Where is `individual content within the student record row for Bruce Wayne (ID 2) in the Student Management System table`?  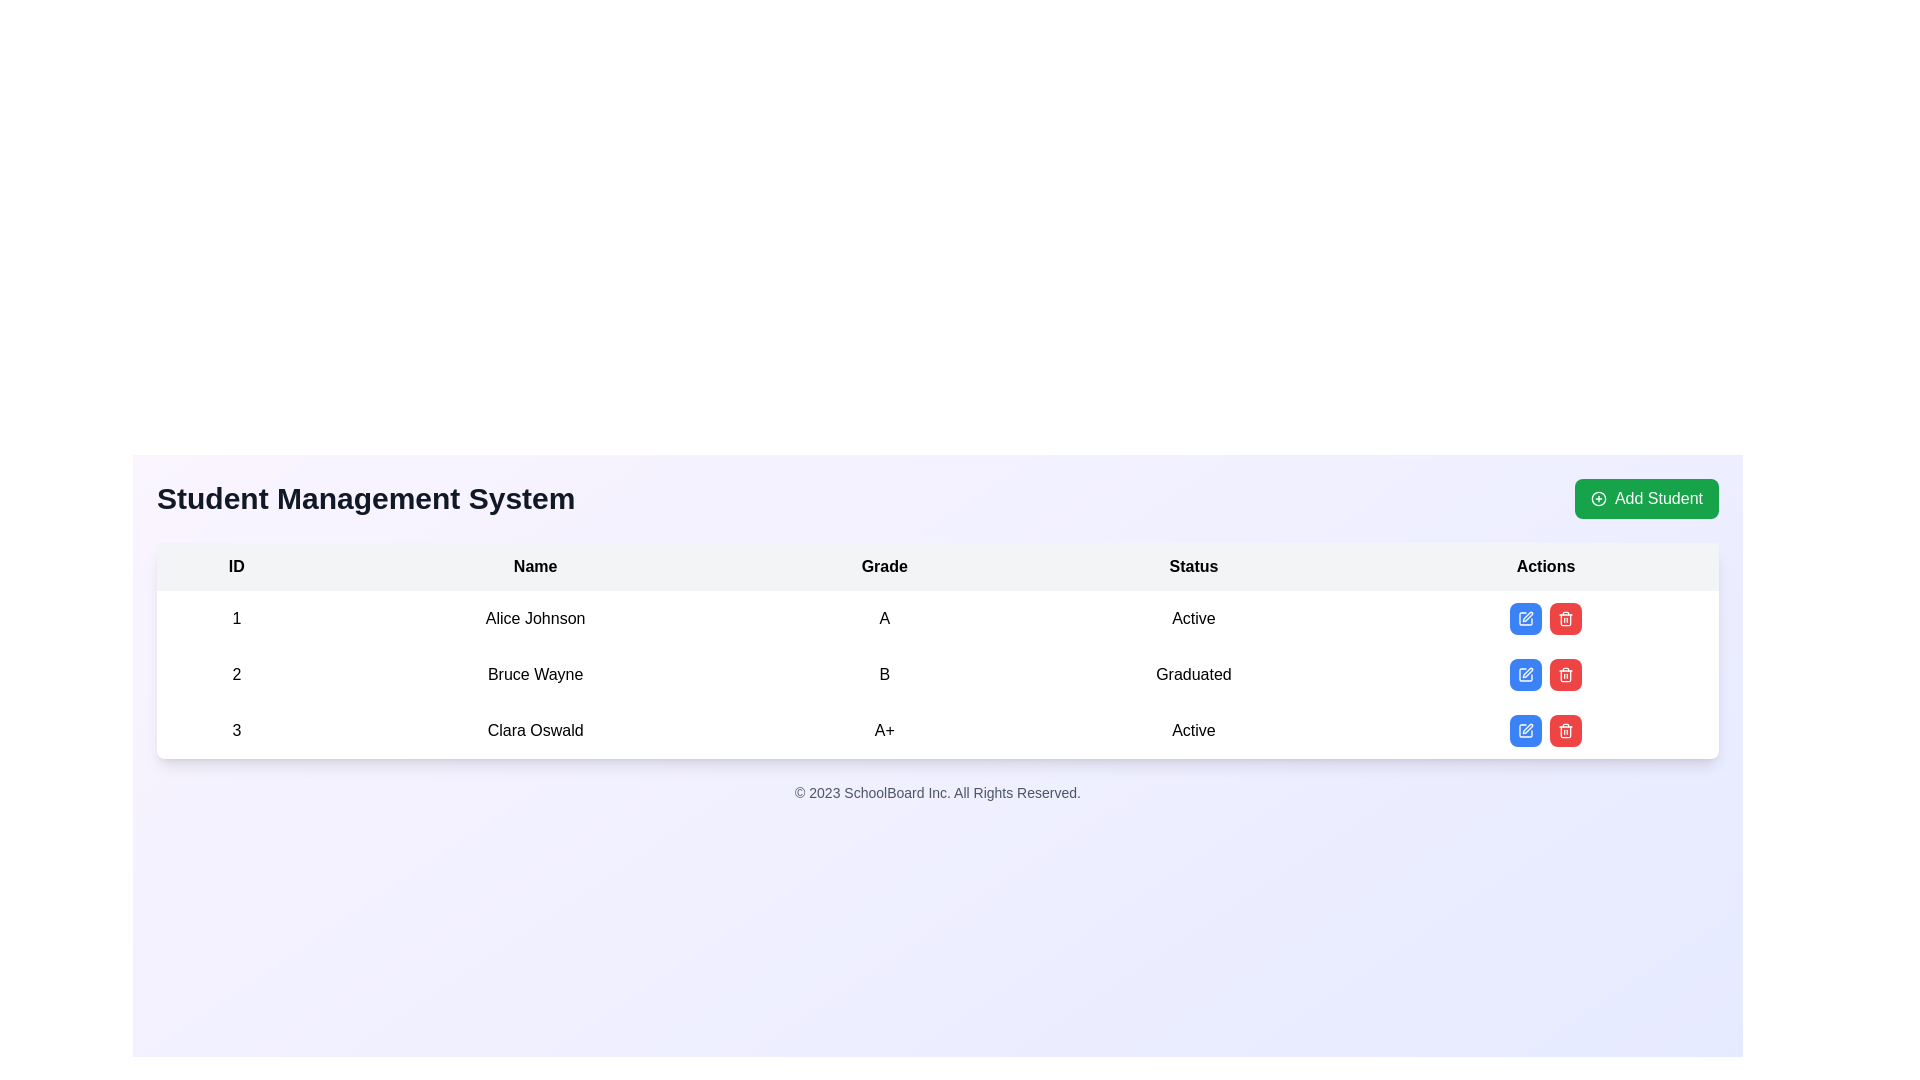 individual content within the student record row for Bruce Wayne (ID 2) in the Student Management System table is located at coordinates (936, 675).